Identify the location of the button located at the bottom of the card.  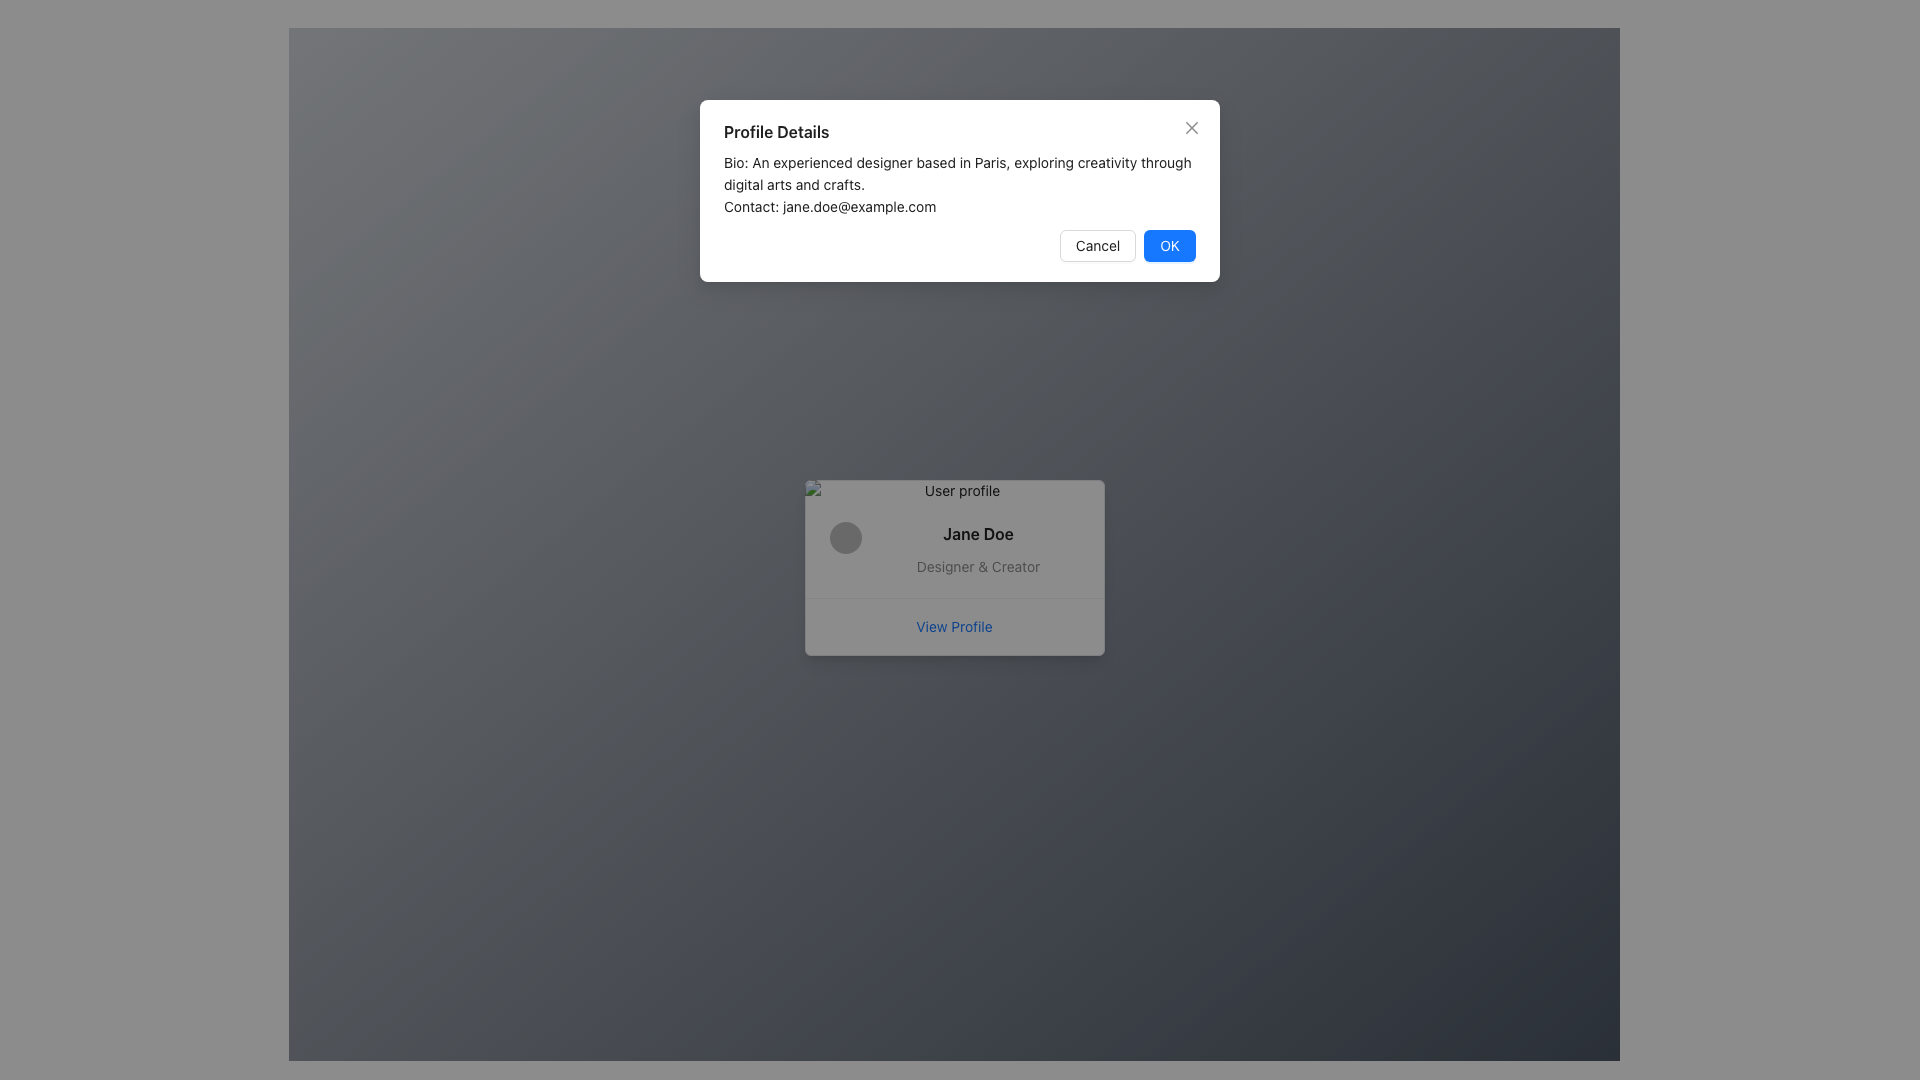
(953, 625).